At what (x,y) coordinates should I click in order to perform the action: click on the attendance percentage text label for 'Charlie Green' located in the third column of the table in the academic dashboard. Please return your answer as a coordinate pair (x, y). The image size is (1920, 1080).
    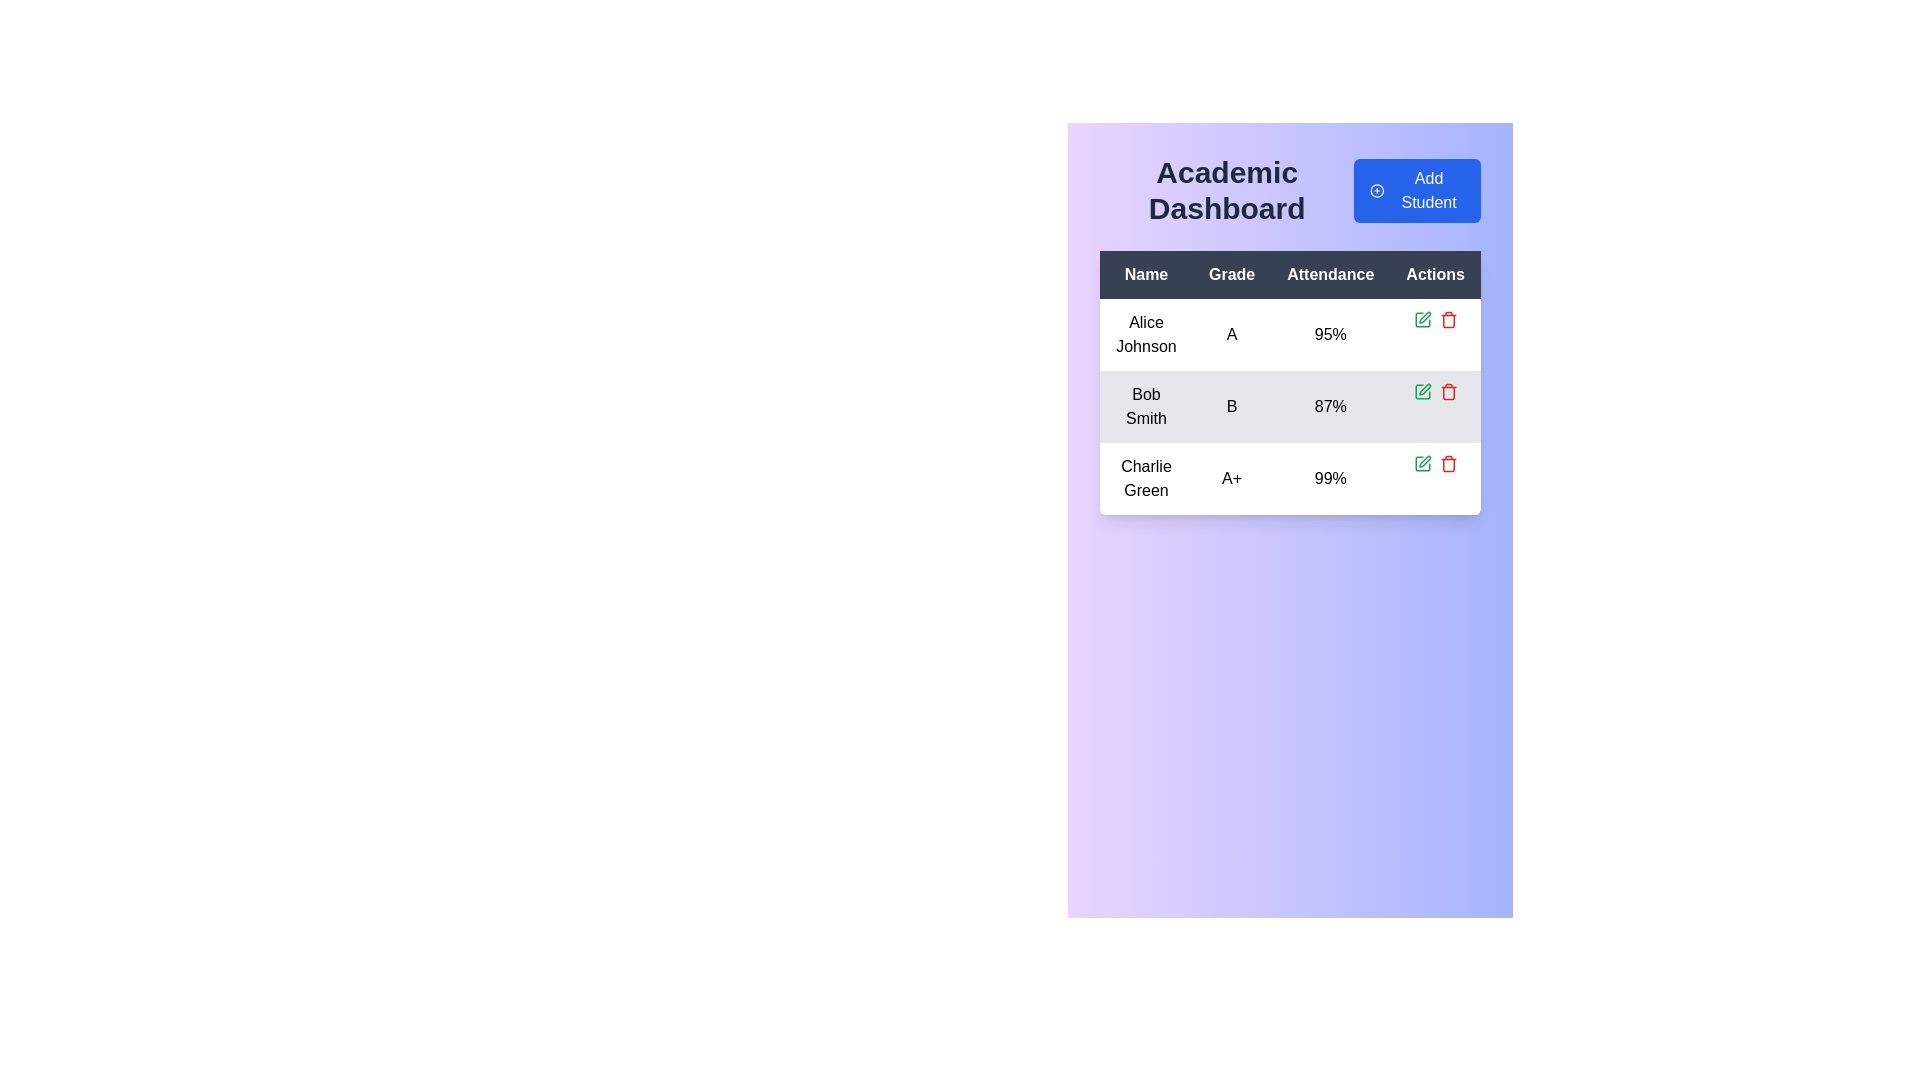
    Looking at the image, I should click on (1330, 478).